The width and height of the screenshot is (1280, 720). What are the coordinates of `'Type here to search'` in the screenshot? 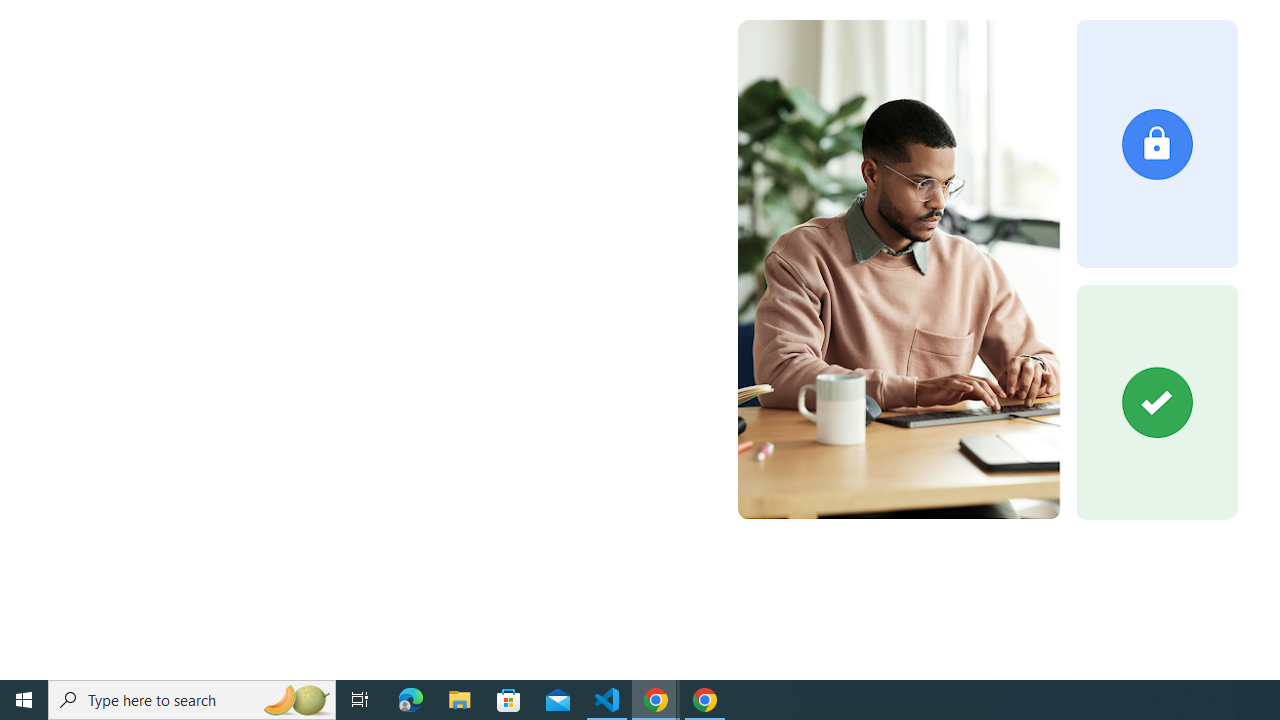 It's located at (192, 698).